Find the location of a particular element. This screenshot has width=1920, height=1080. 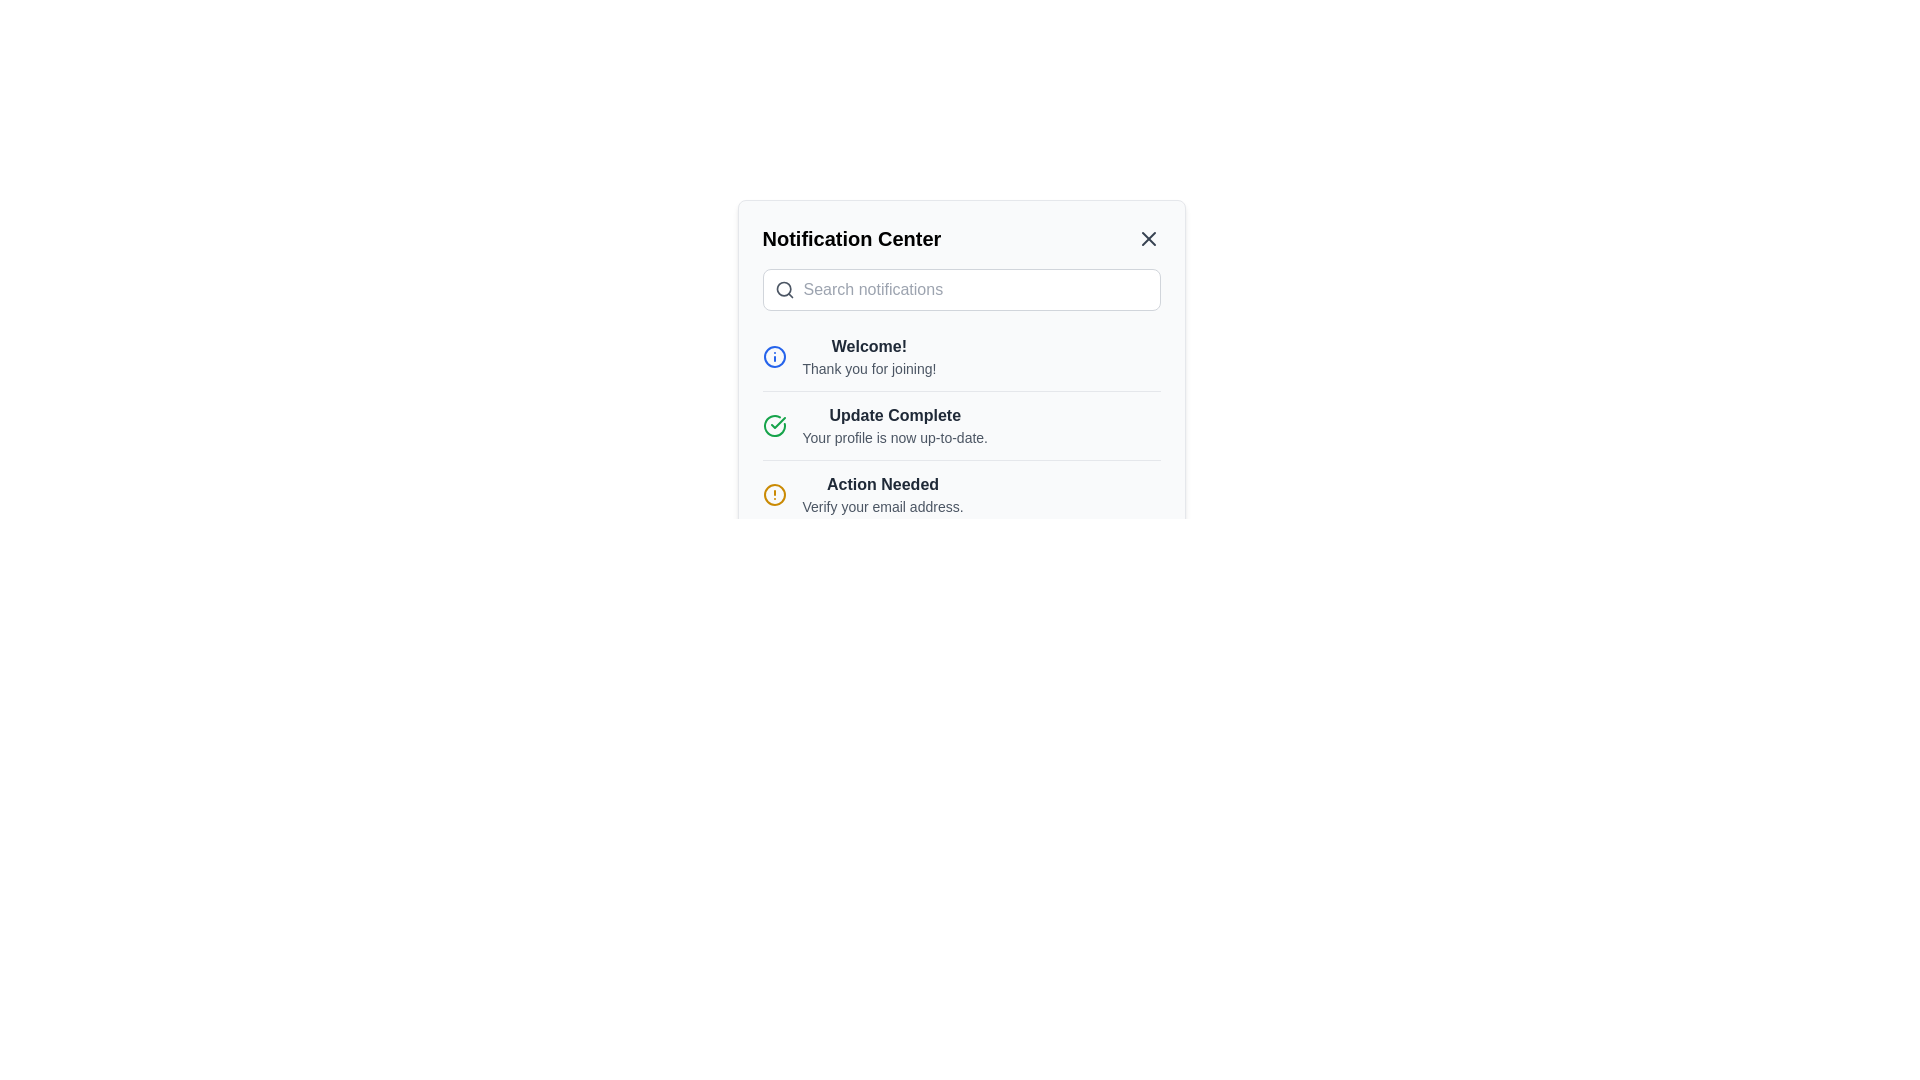

the green success icon with a checkmark, located to the left of the 'Update Complete' text in the second notification of the 'Notification Center' panel is located at coordinates (773, 424).